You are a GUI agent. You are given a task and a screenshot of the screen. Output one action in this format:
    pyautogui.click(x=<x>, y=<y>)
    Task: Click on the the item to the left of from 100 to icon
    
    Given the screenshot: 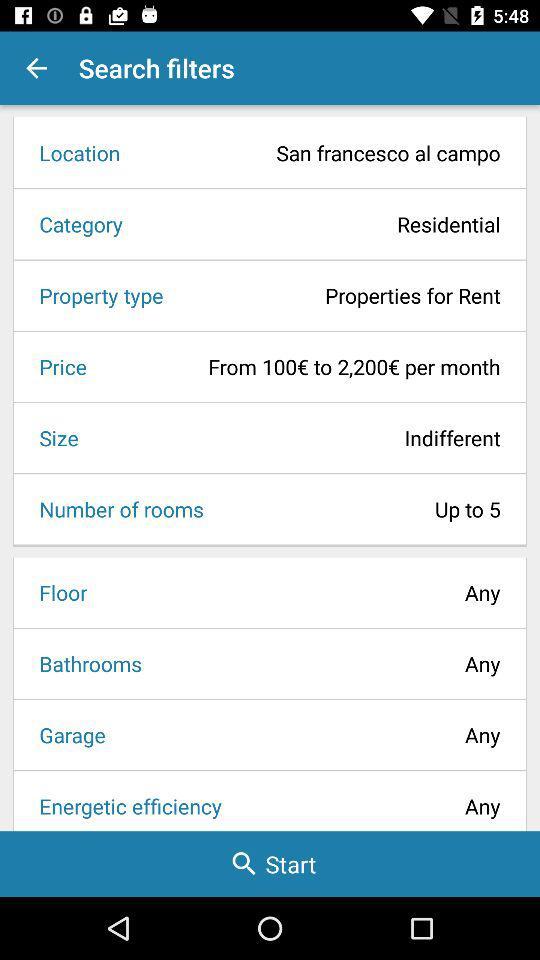 What is the action you would take?
    pyautogui.click(x=56, y=365)
    